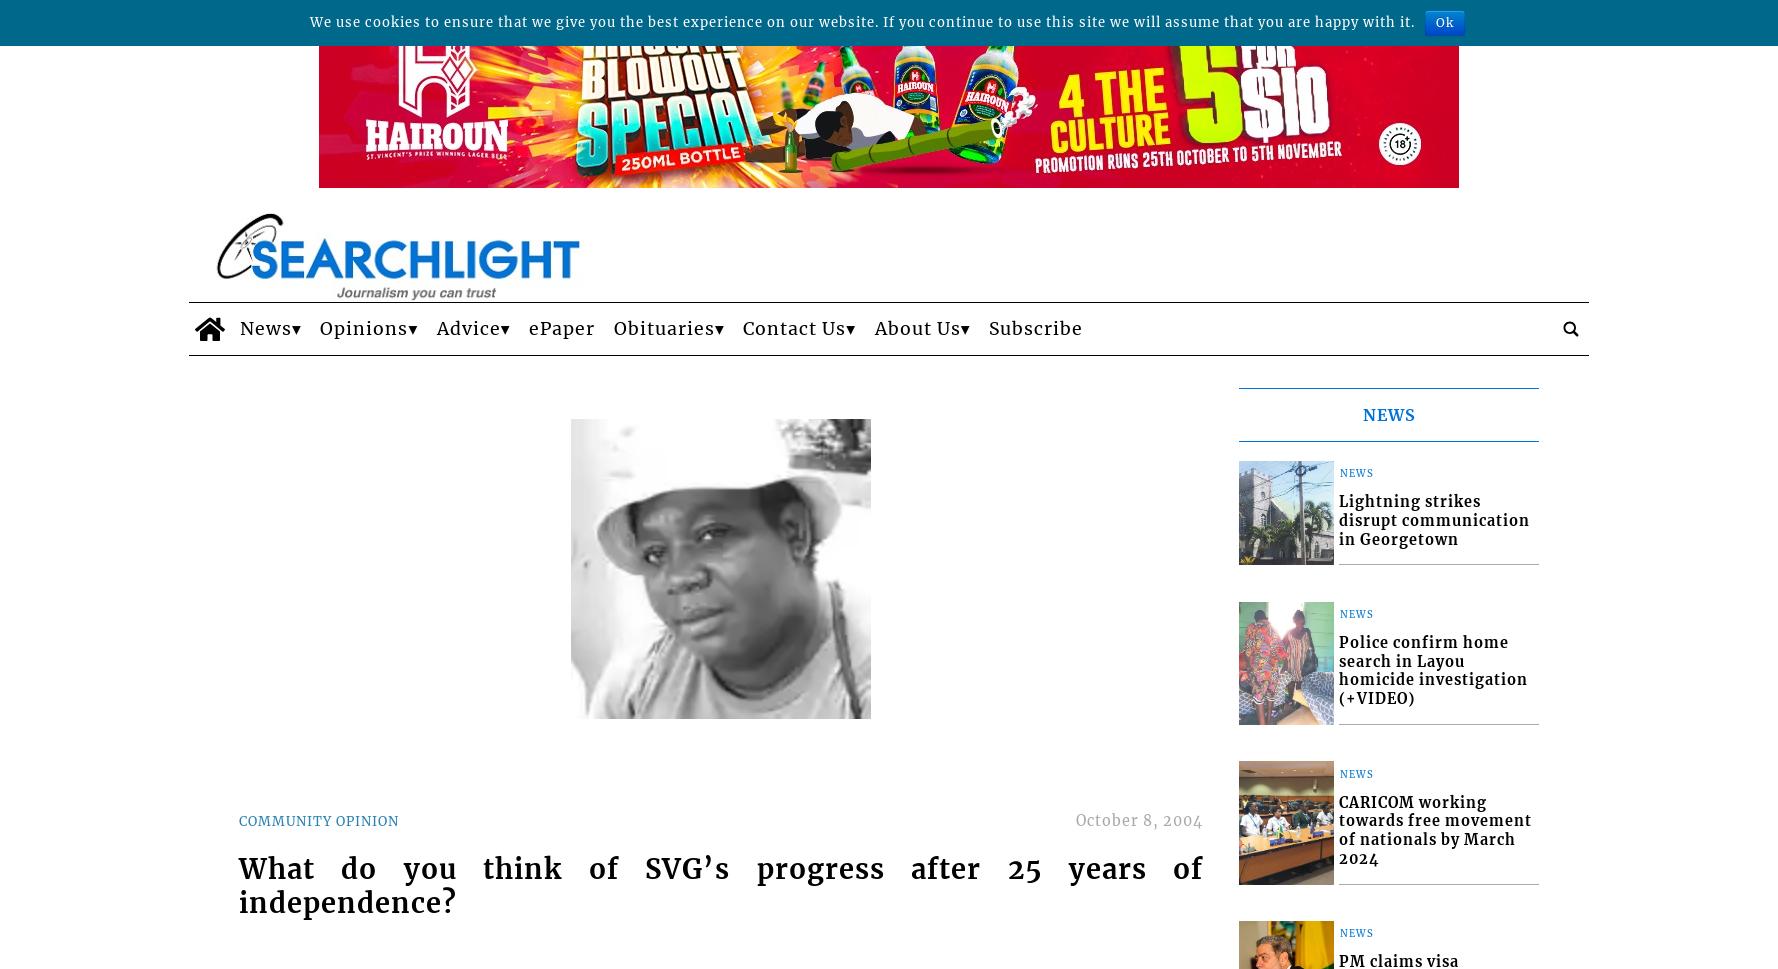 Image resolution: width=1778 pixels, height=969 pixels. Describe the element at coordinates (362, 327) in the screenshot. I see `'Opinions'` at that location.